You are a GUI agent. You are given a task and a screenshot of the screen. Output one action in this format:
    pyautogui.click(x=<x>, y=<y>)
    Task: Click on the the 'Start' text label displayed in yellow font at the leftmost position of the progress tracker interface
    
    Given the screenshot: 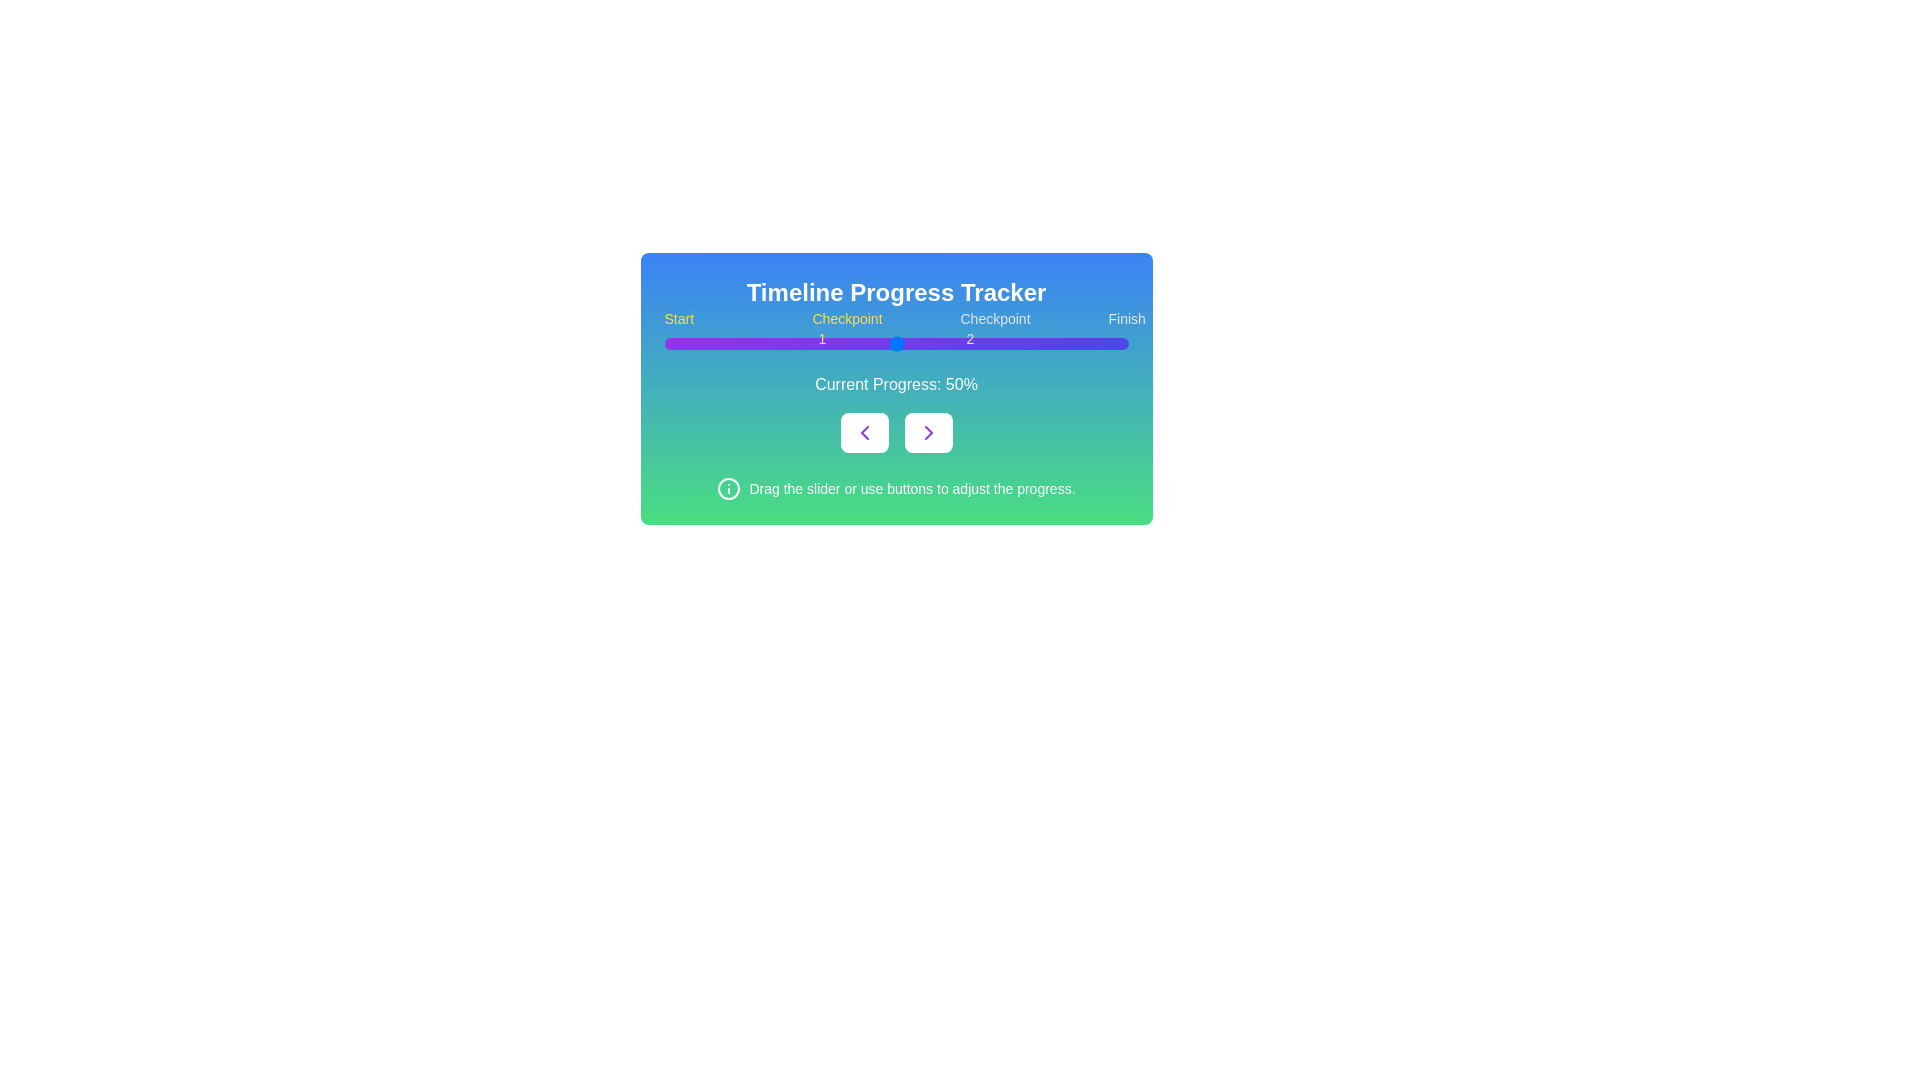 What is the action you would take?
    pyautogui.click(x=674, y=327)
    